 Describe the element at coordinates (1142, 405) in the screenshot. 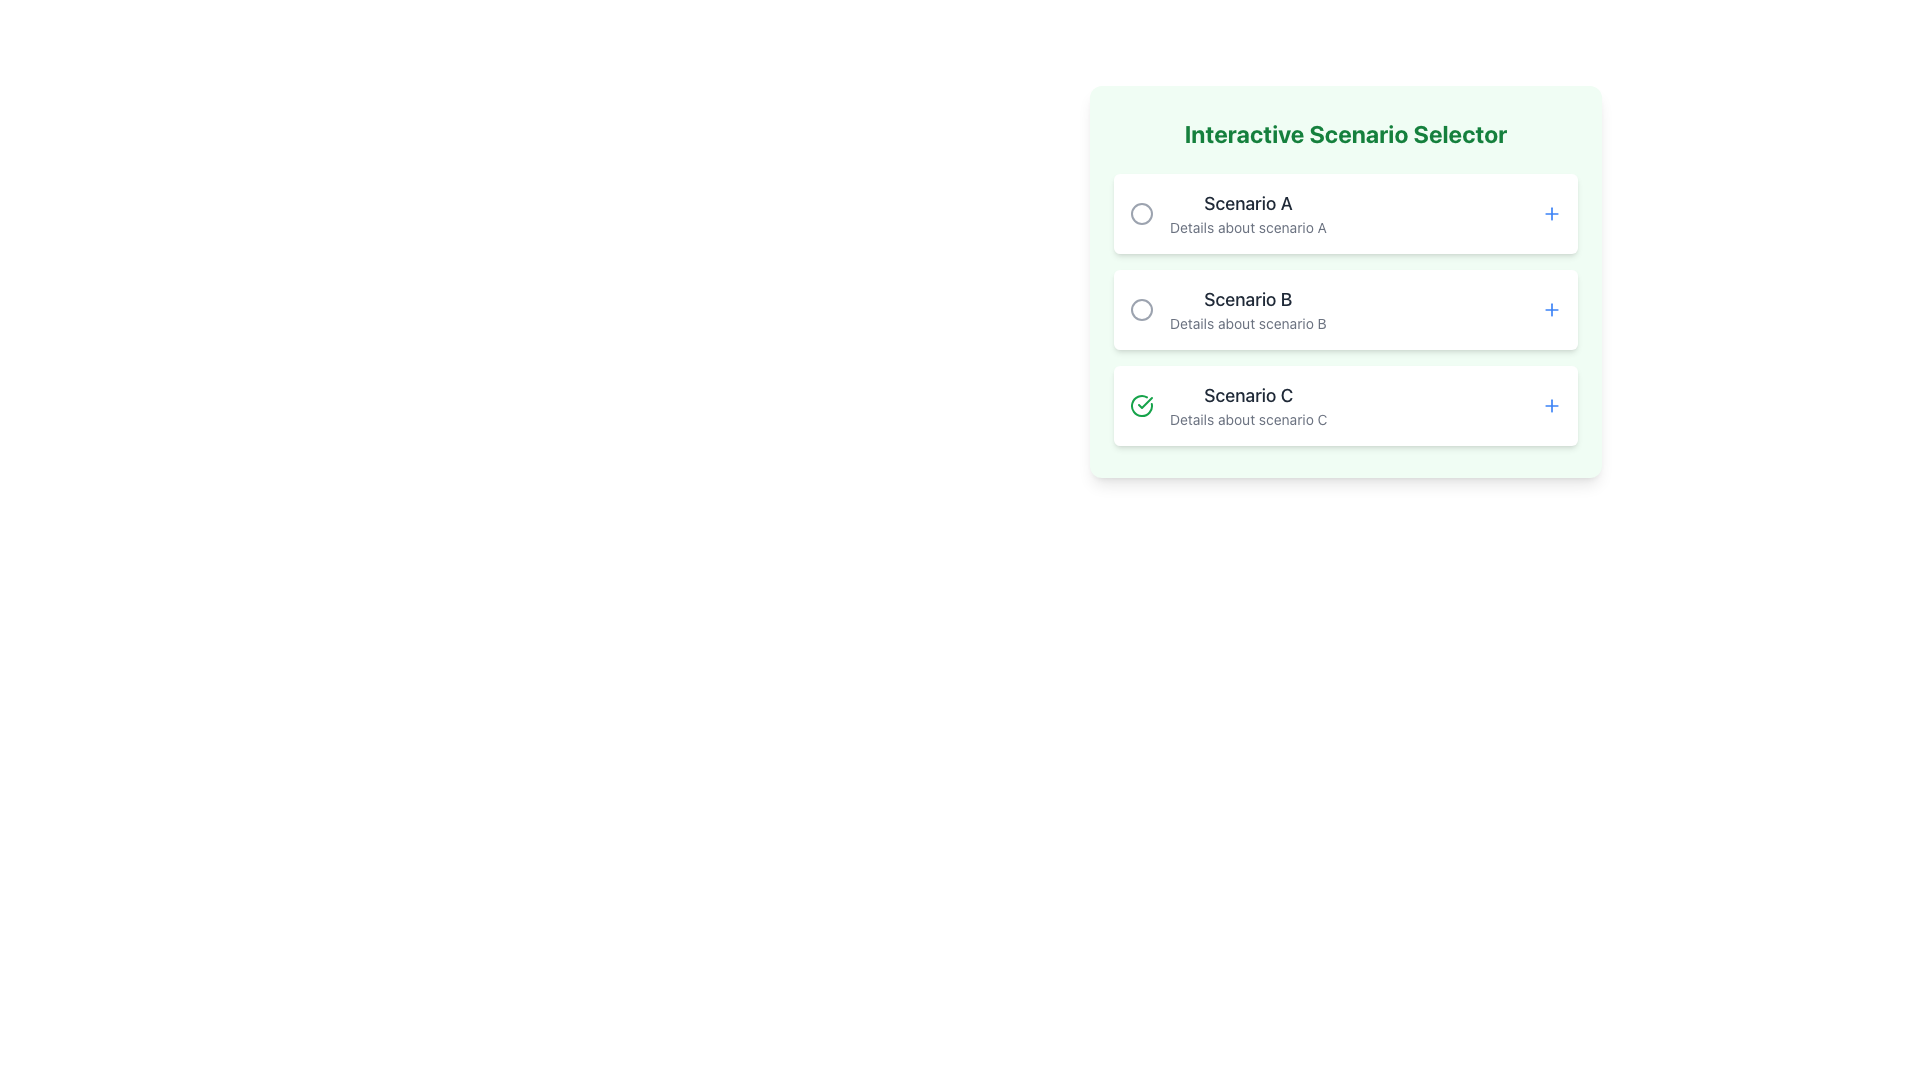

I see `the Selectable Icon for 'Scenario C' located at the left side of the 'Scenario C' row in the 'Interactive Scenario Selector' section` at that location.